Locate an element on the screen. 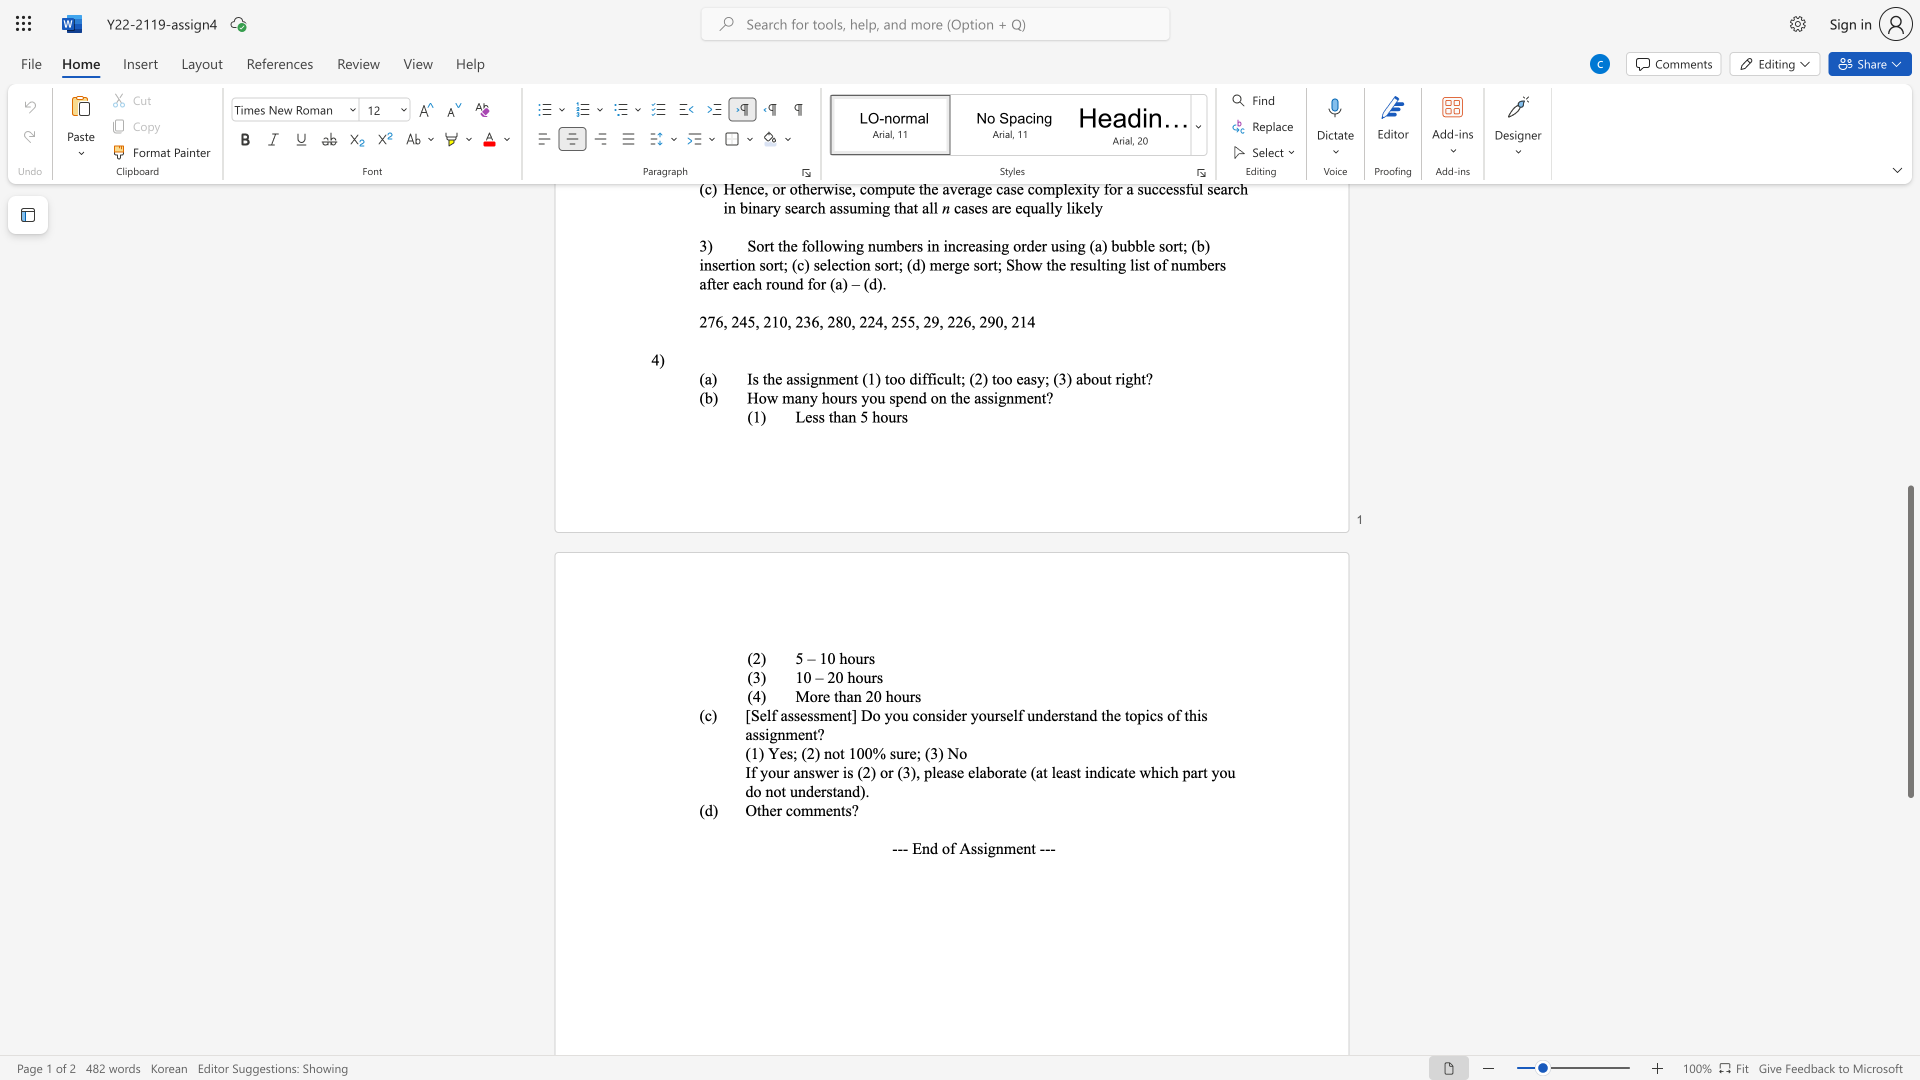 This screenshot has height=1080, width=1920. the scrollbar and move up 230 pixels is located at coordinates (1909, 642).